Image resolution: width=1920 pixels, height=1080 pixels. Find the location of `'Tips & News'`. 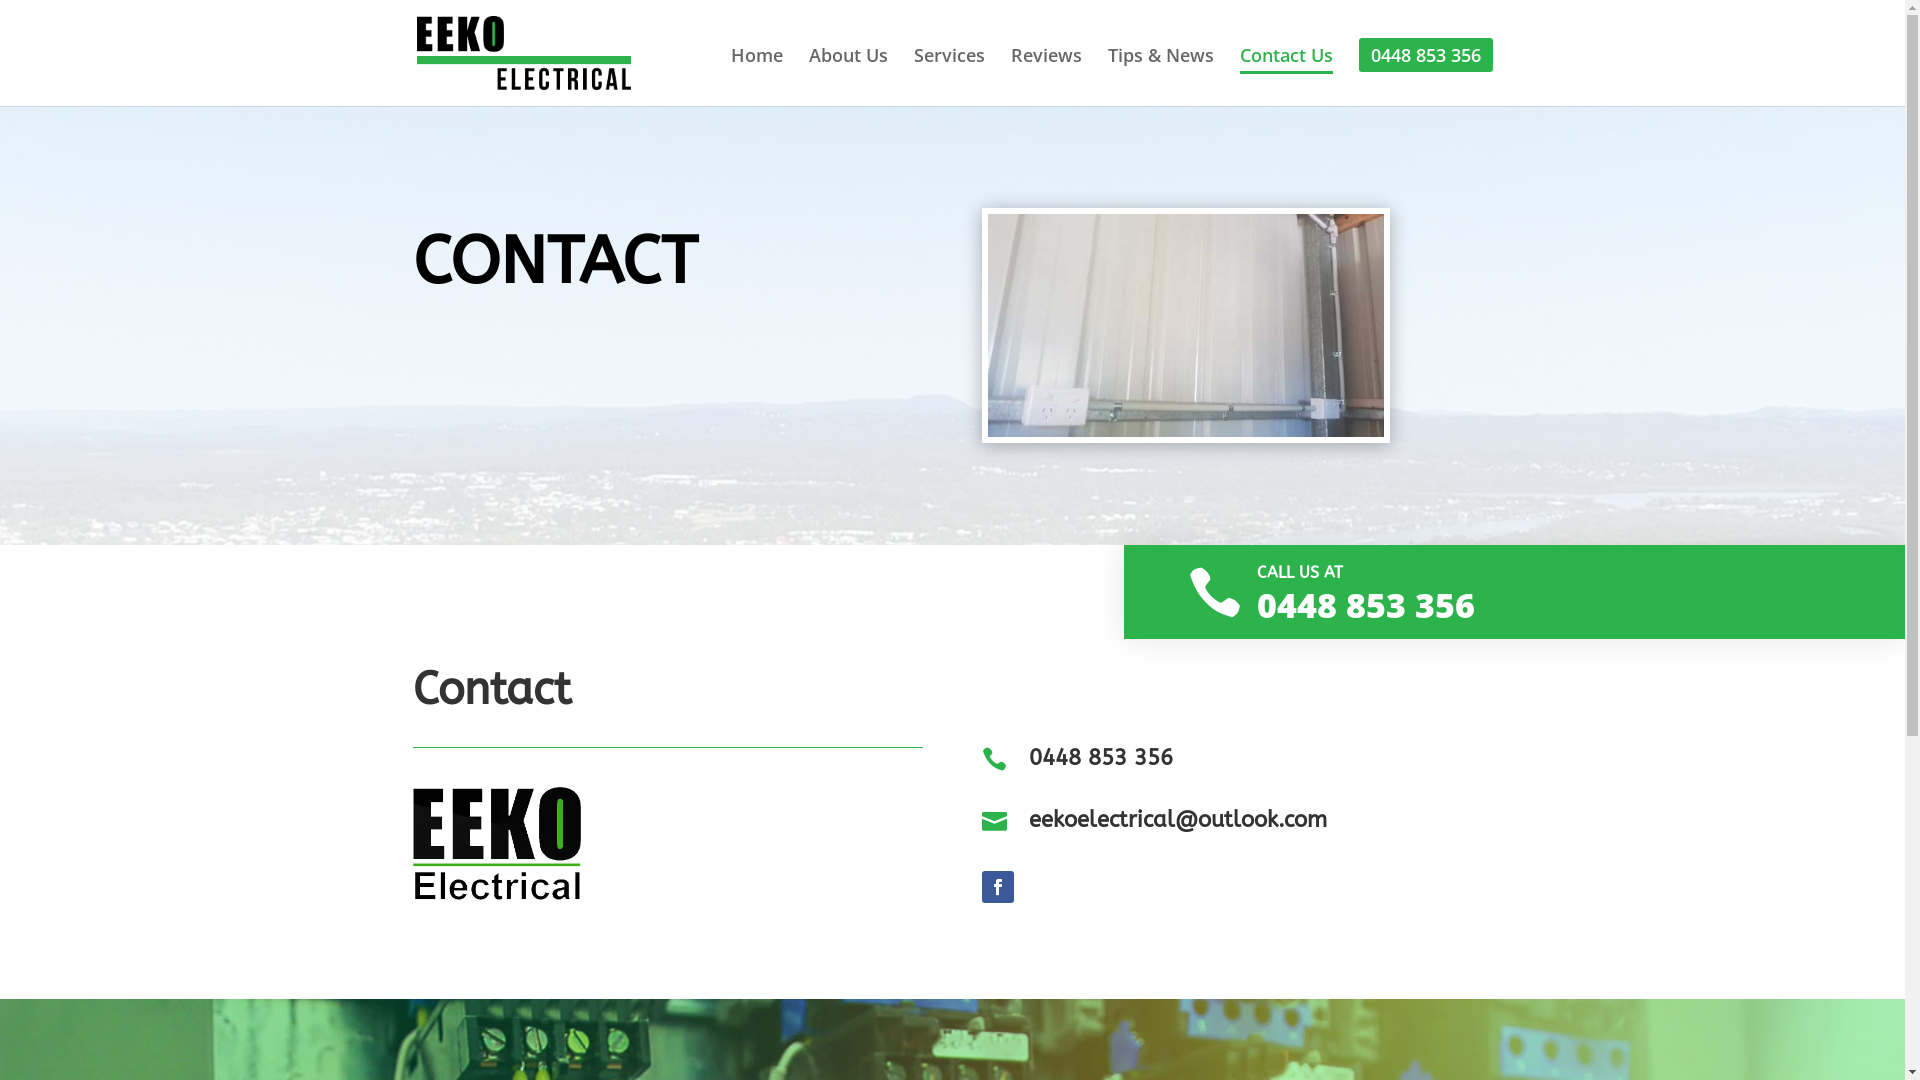

'Tips & News' is located at coordinates (1161, 72).